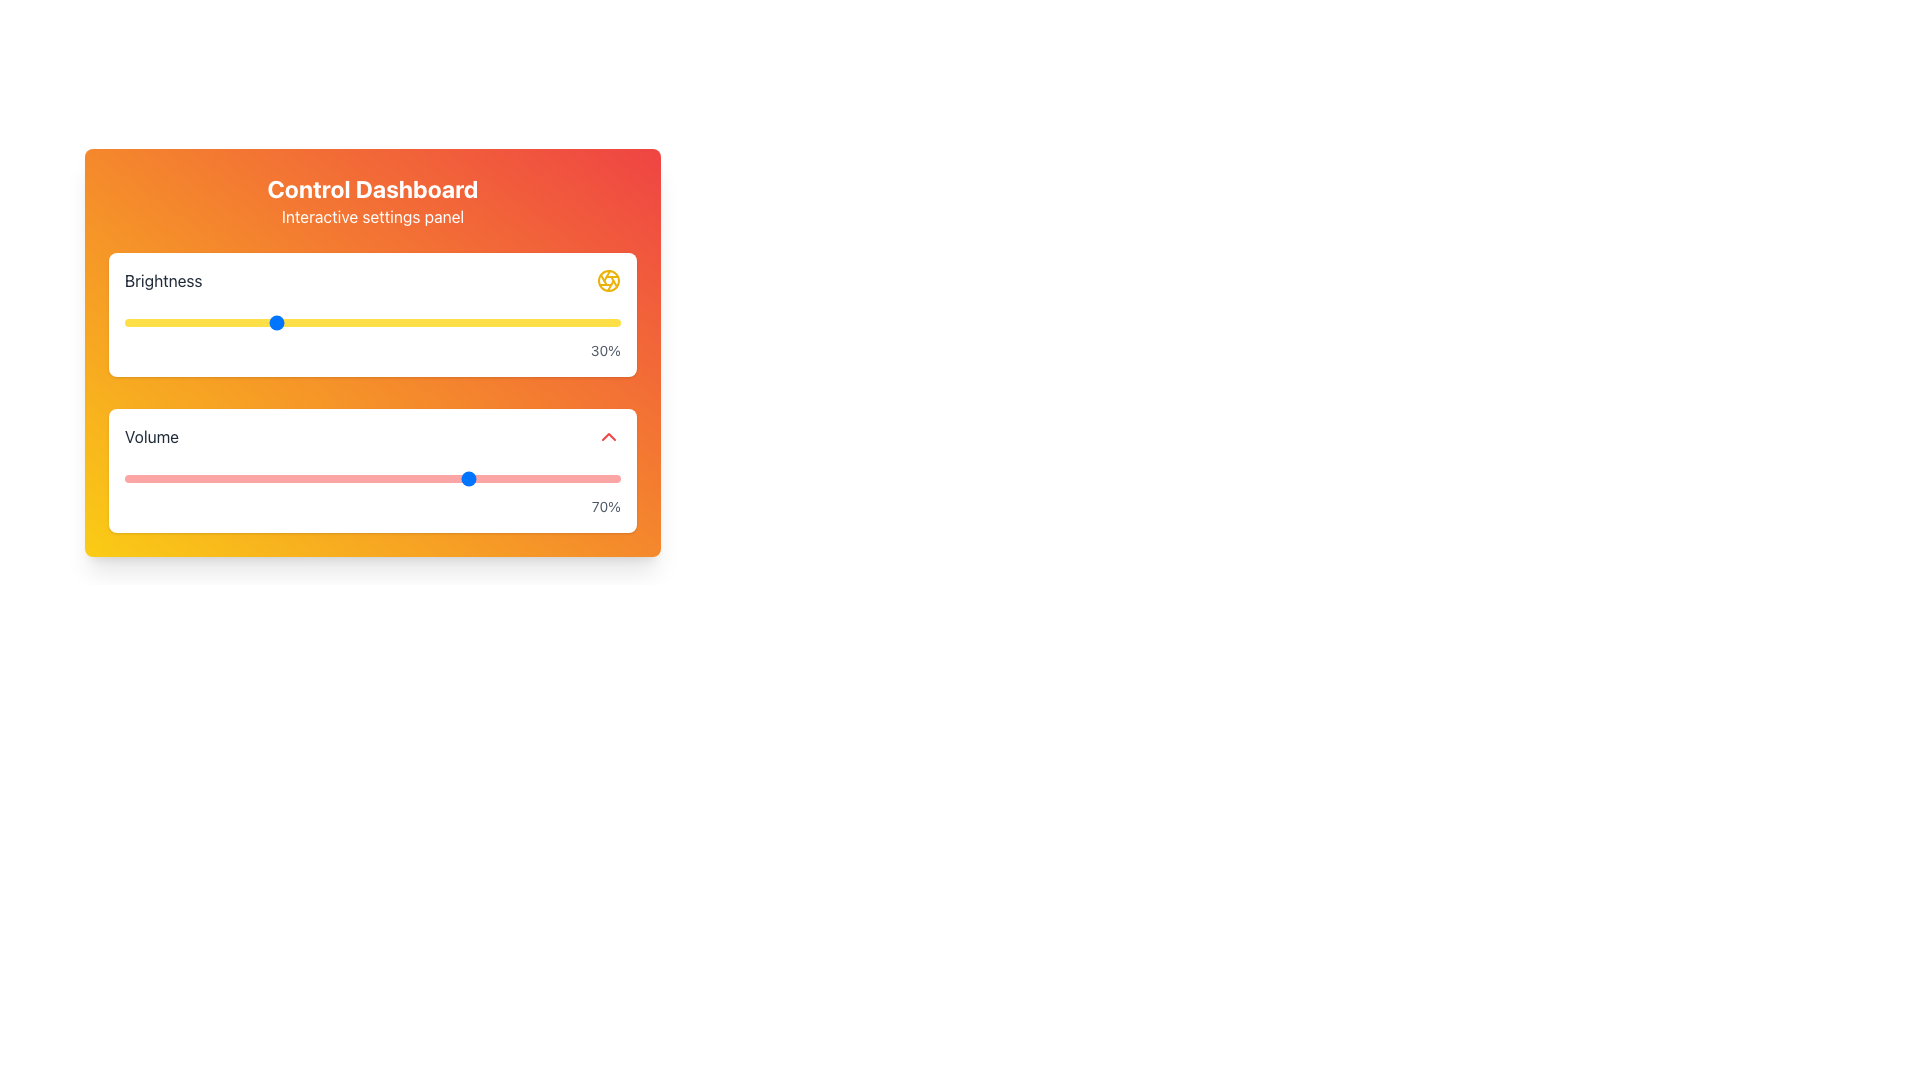 The height and width of the screenshot is (1080, 1920). I want to click on brightness, so click(133, 322).